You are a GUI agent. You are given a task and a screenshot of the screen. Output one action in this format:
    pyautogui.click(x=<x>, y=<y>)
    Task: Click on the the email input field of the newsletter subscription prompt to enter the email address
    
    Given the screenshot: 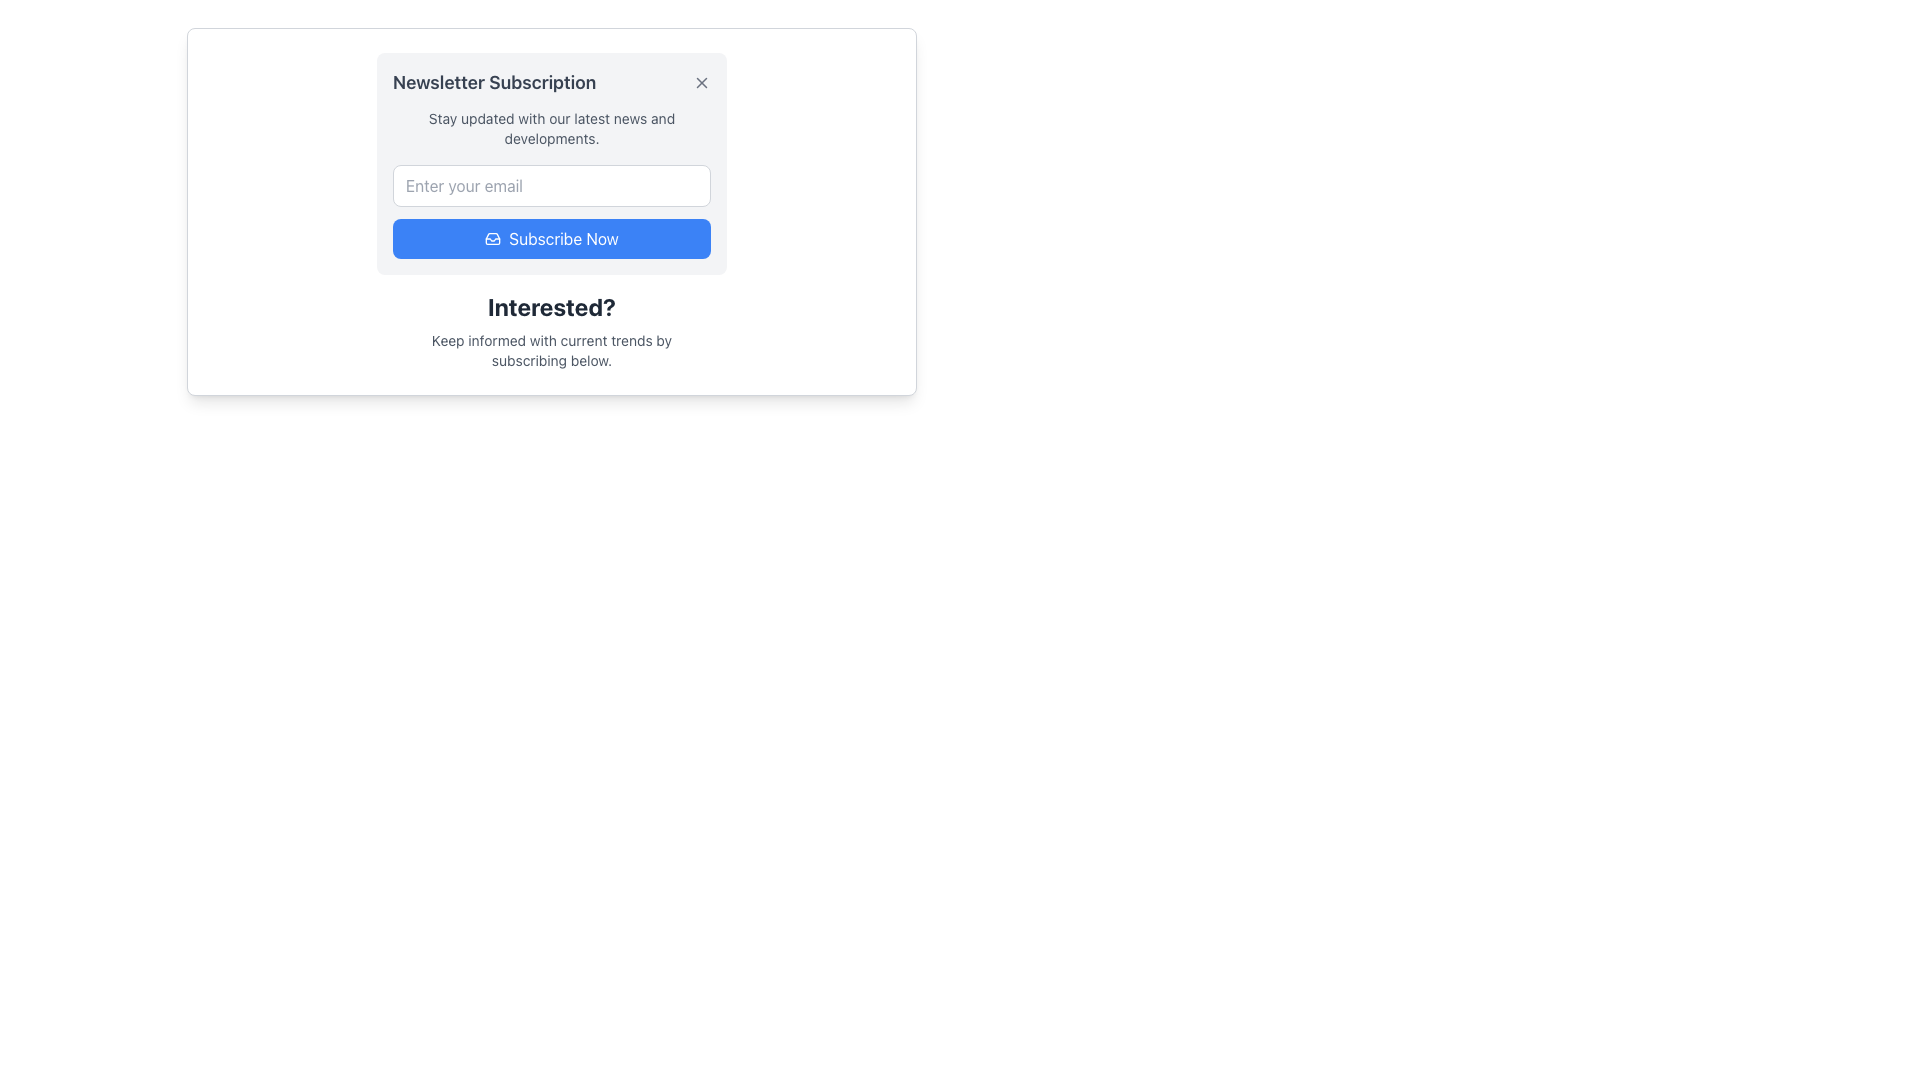 What is the action you would take?
    pyautogui.click(x=552, y=163)
    